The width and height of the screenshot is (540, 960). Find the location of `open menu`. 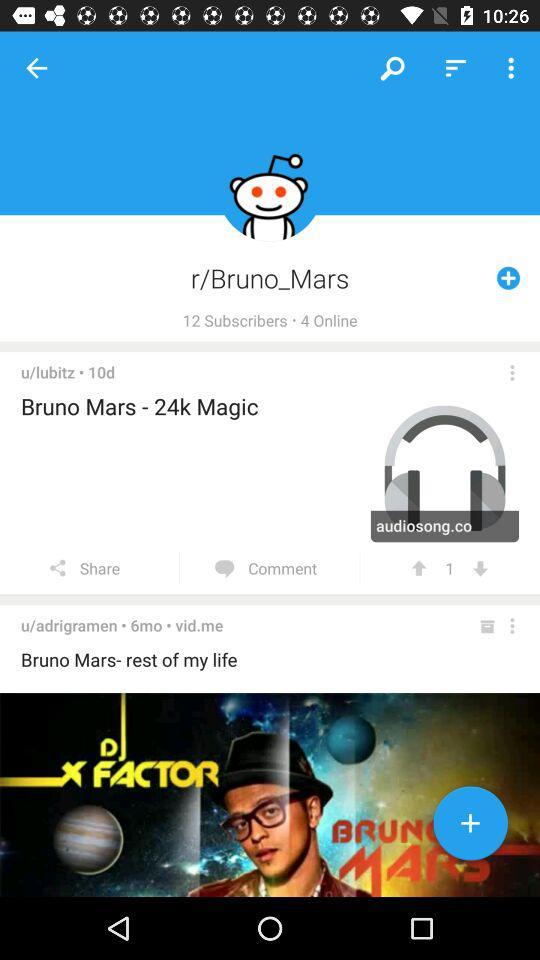

open menu is located at coordinates (512, 371).